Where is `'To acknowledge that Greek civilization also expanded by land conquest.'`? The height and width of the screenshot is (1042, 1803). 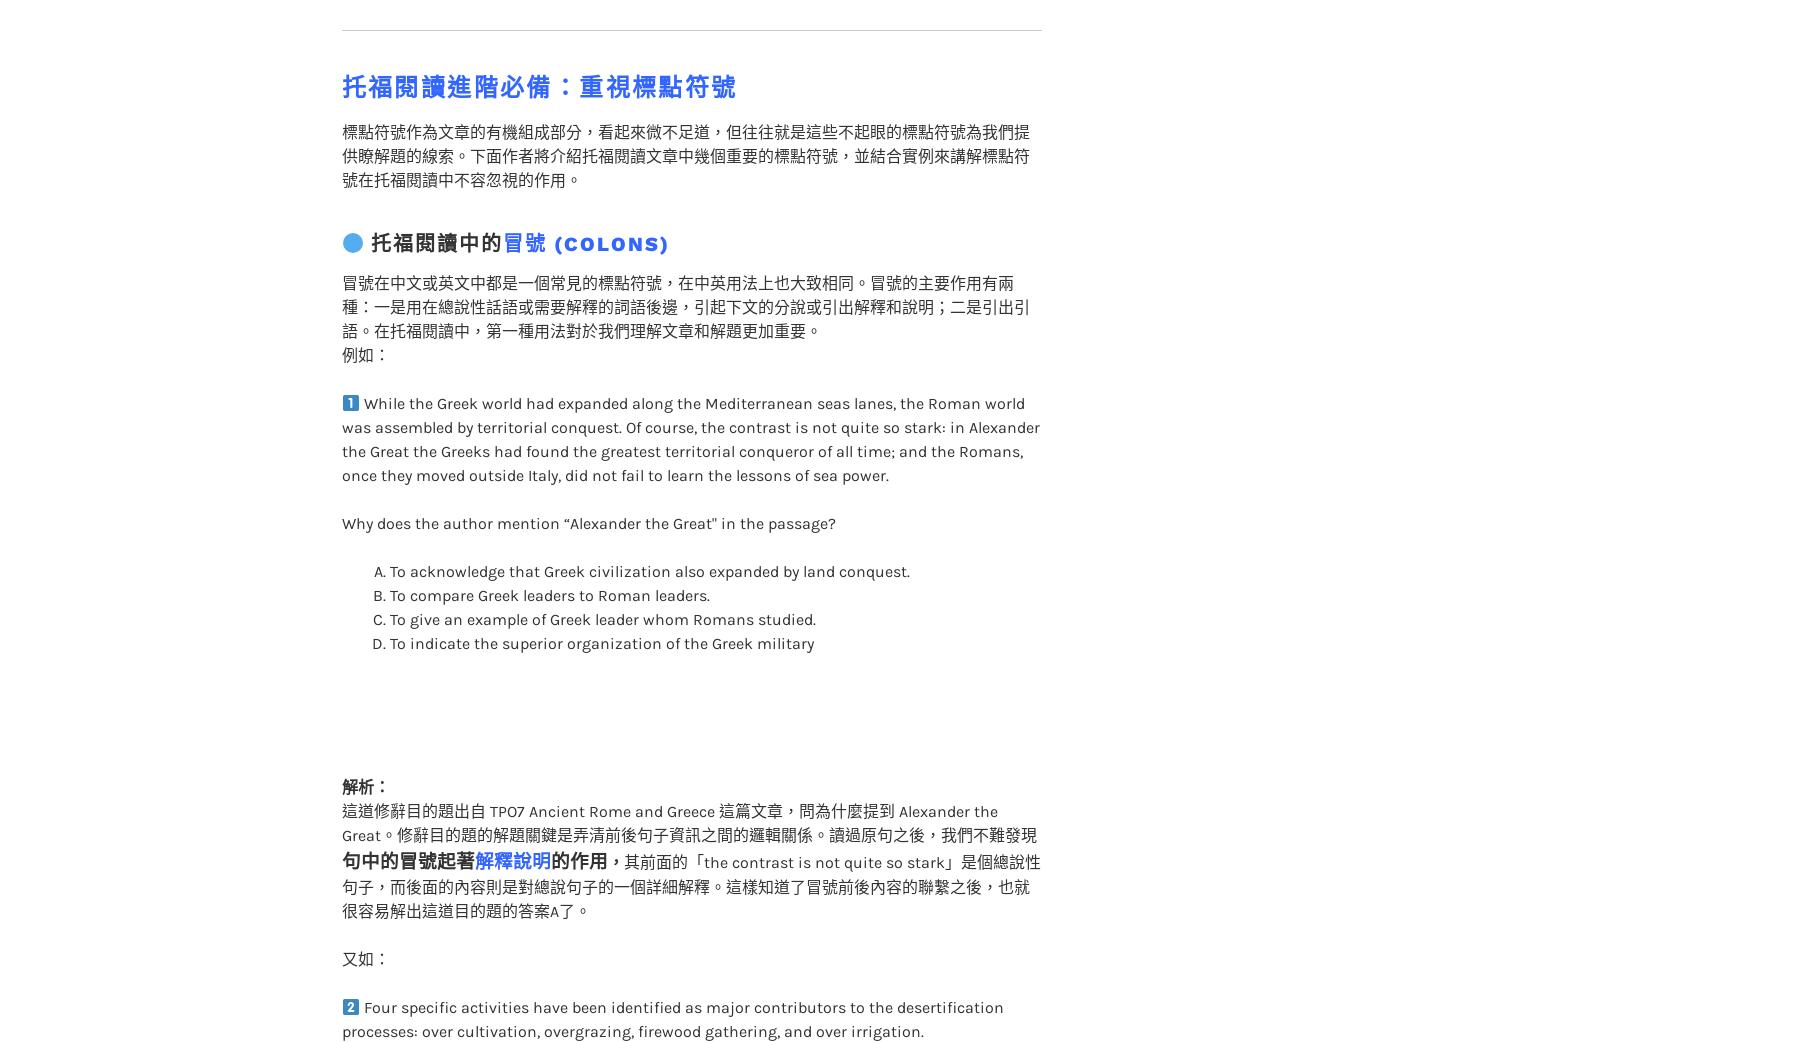
'To acknowledge that Greek civilization also expanded by land conquest.' is located at coordinates (649, 530).